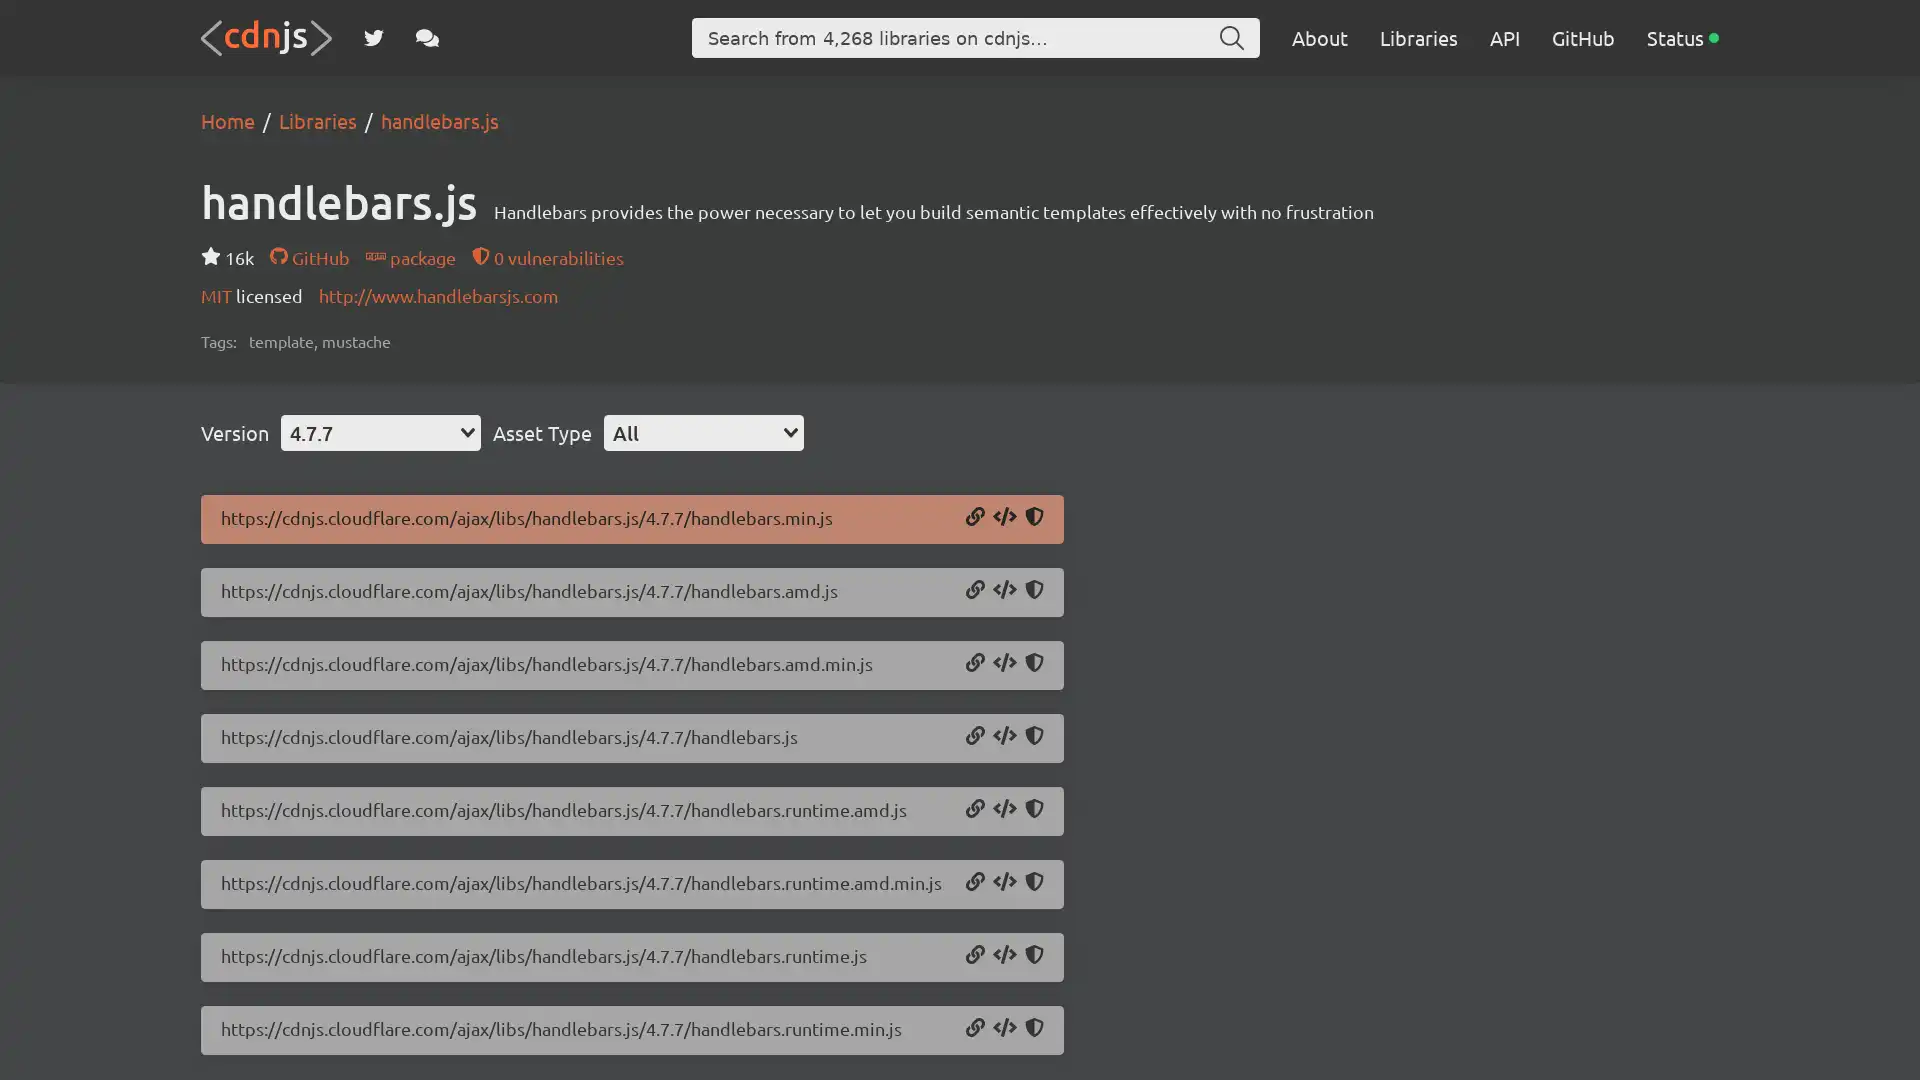 The height and width of the screenshot is (1080, 1920). Describe the element at coordinates (1034, 590) in the screenshot. I see `Copy SRI Hash` at that location.